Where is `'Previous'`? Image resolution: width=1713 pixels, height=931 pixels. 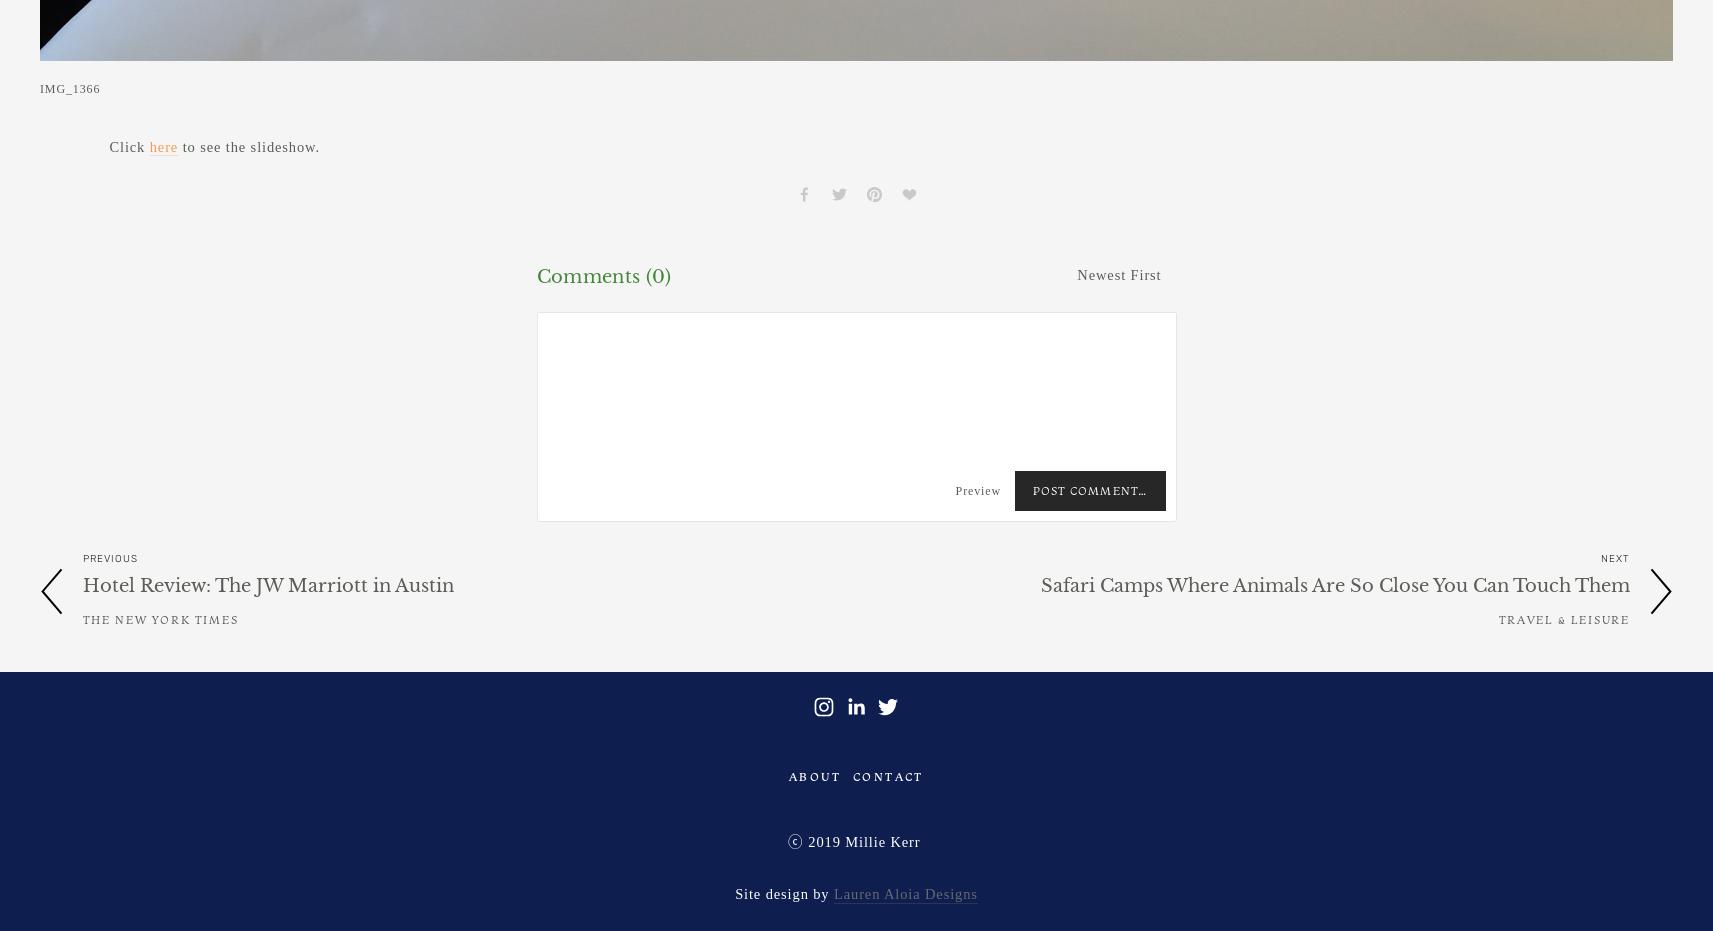
'Previous' is located at coordinates (109, 557).